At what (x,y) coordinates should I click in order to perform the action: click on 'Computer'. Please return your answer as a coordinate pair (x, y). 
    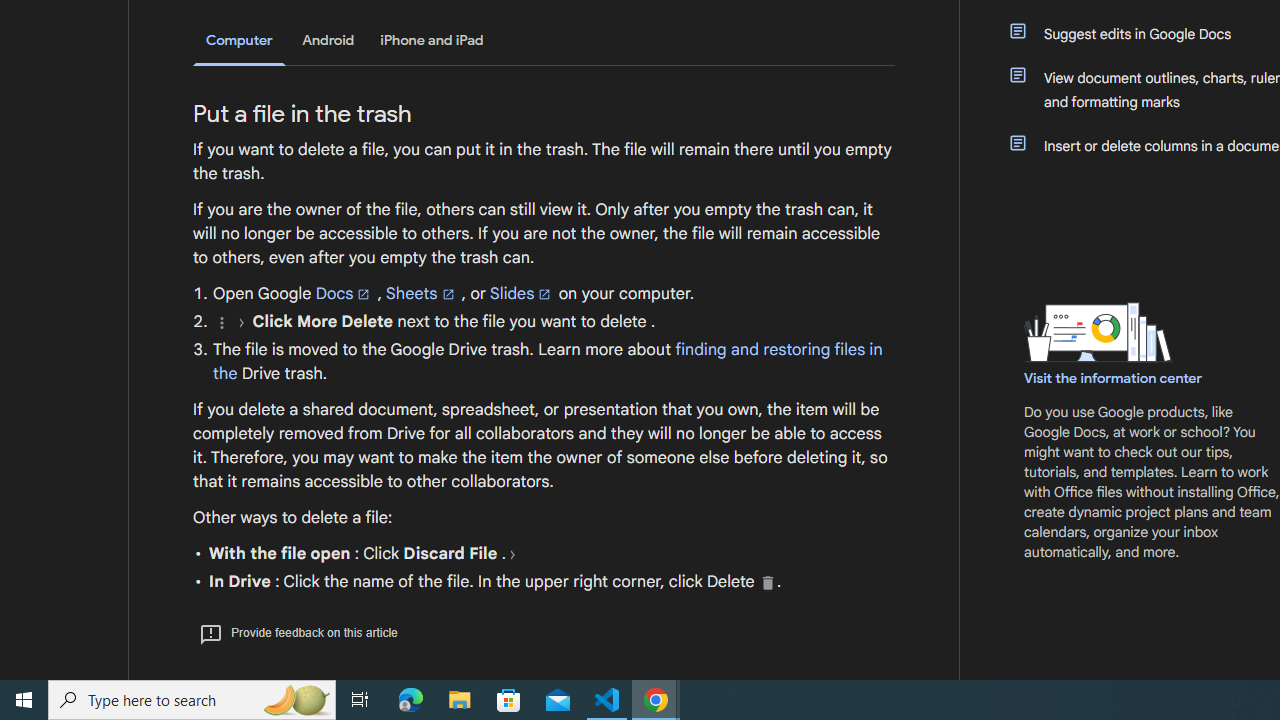
    Looking at the image, I should click on (239, 41).